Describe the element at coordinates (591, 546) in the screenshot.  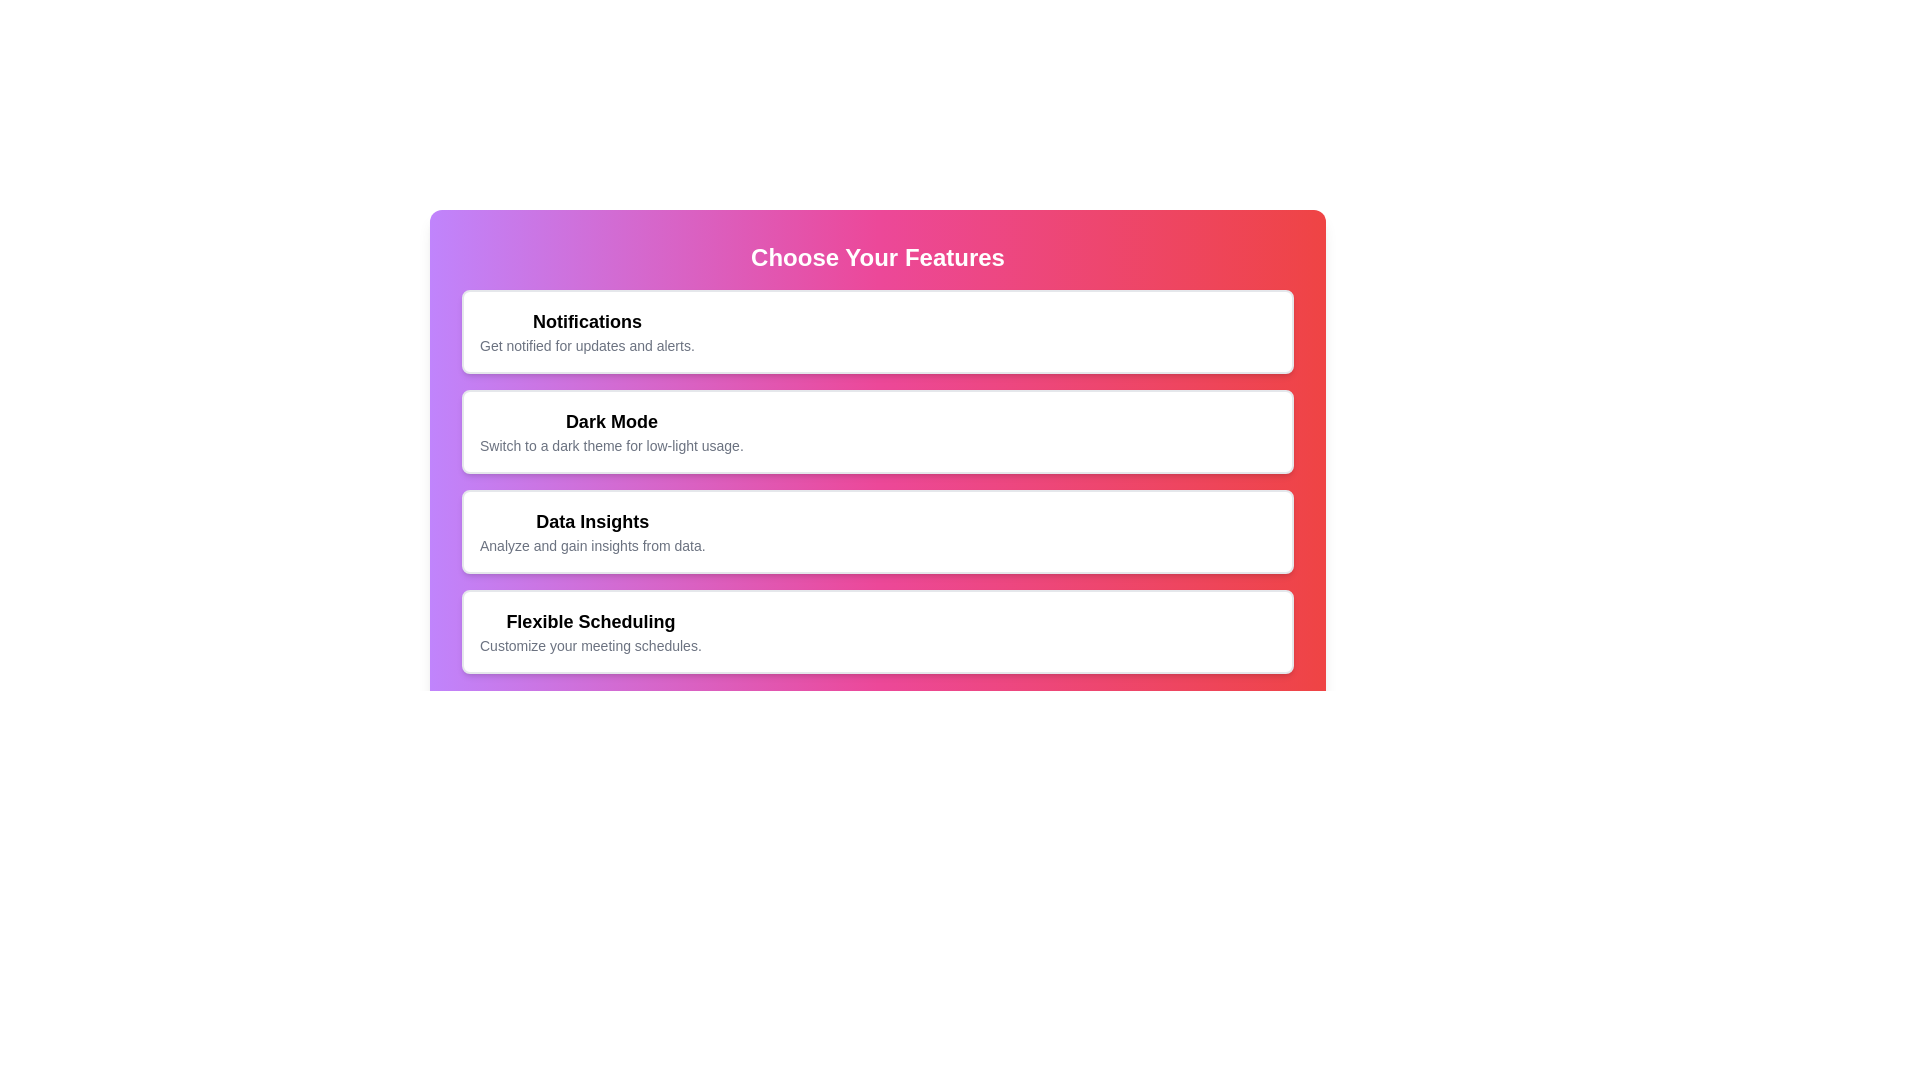
I see `the text label that reads 'Analyze and gain insights from data.' located under the 'Data Insights' heading in the third card down from the top` at that location.